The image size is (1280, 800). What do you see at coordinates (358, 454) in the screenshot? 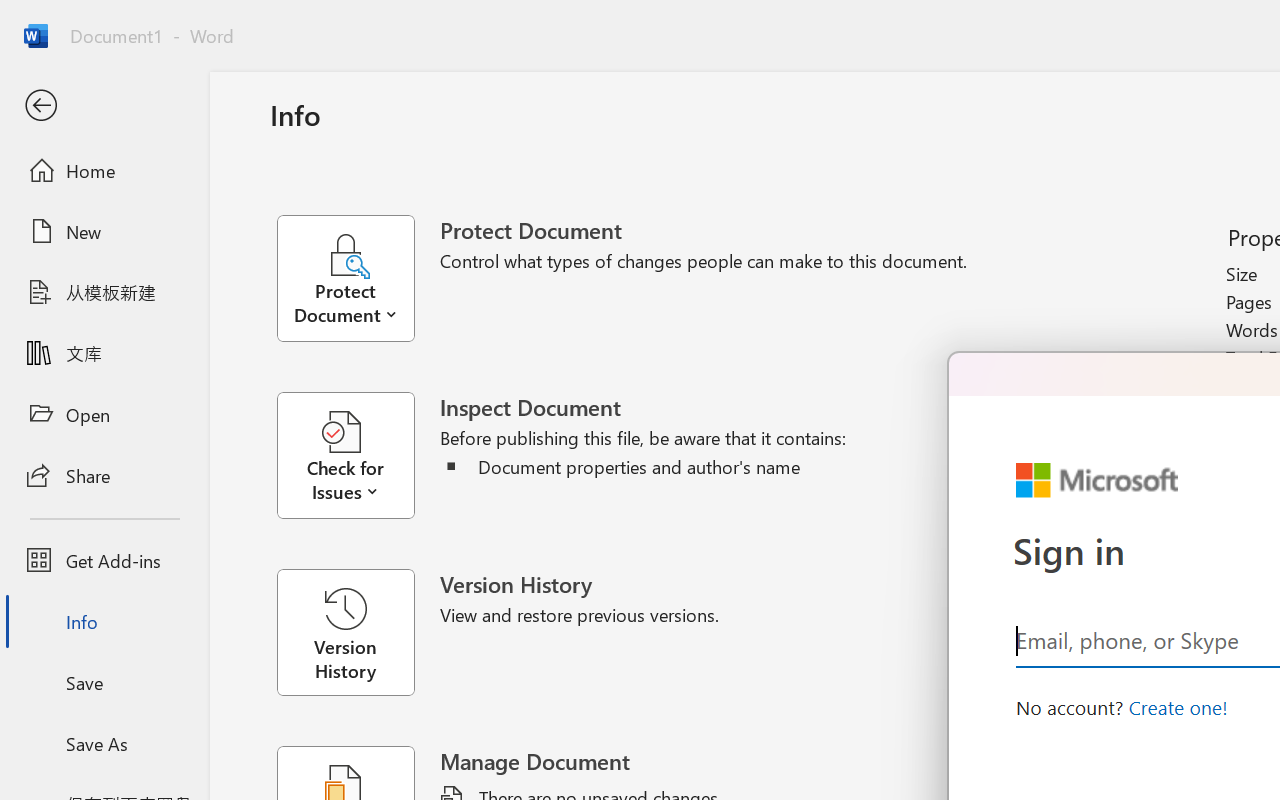
I see `'Check for Issues'` at bounding box center [358, 454].